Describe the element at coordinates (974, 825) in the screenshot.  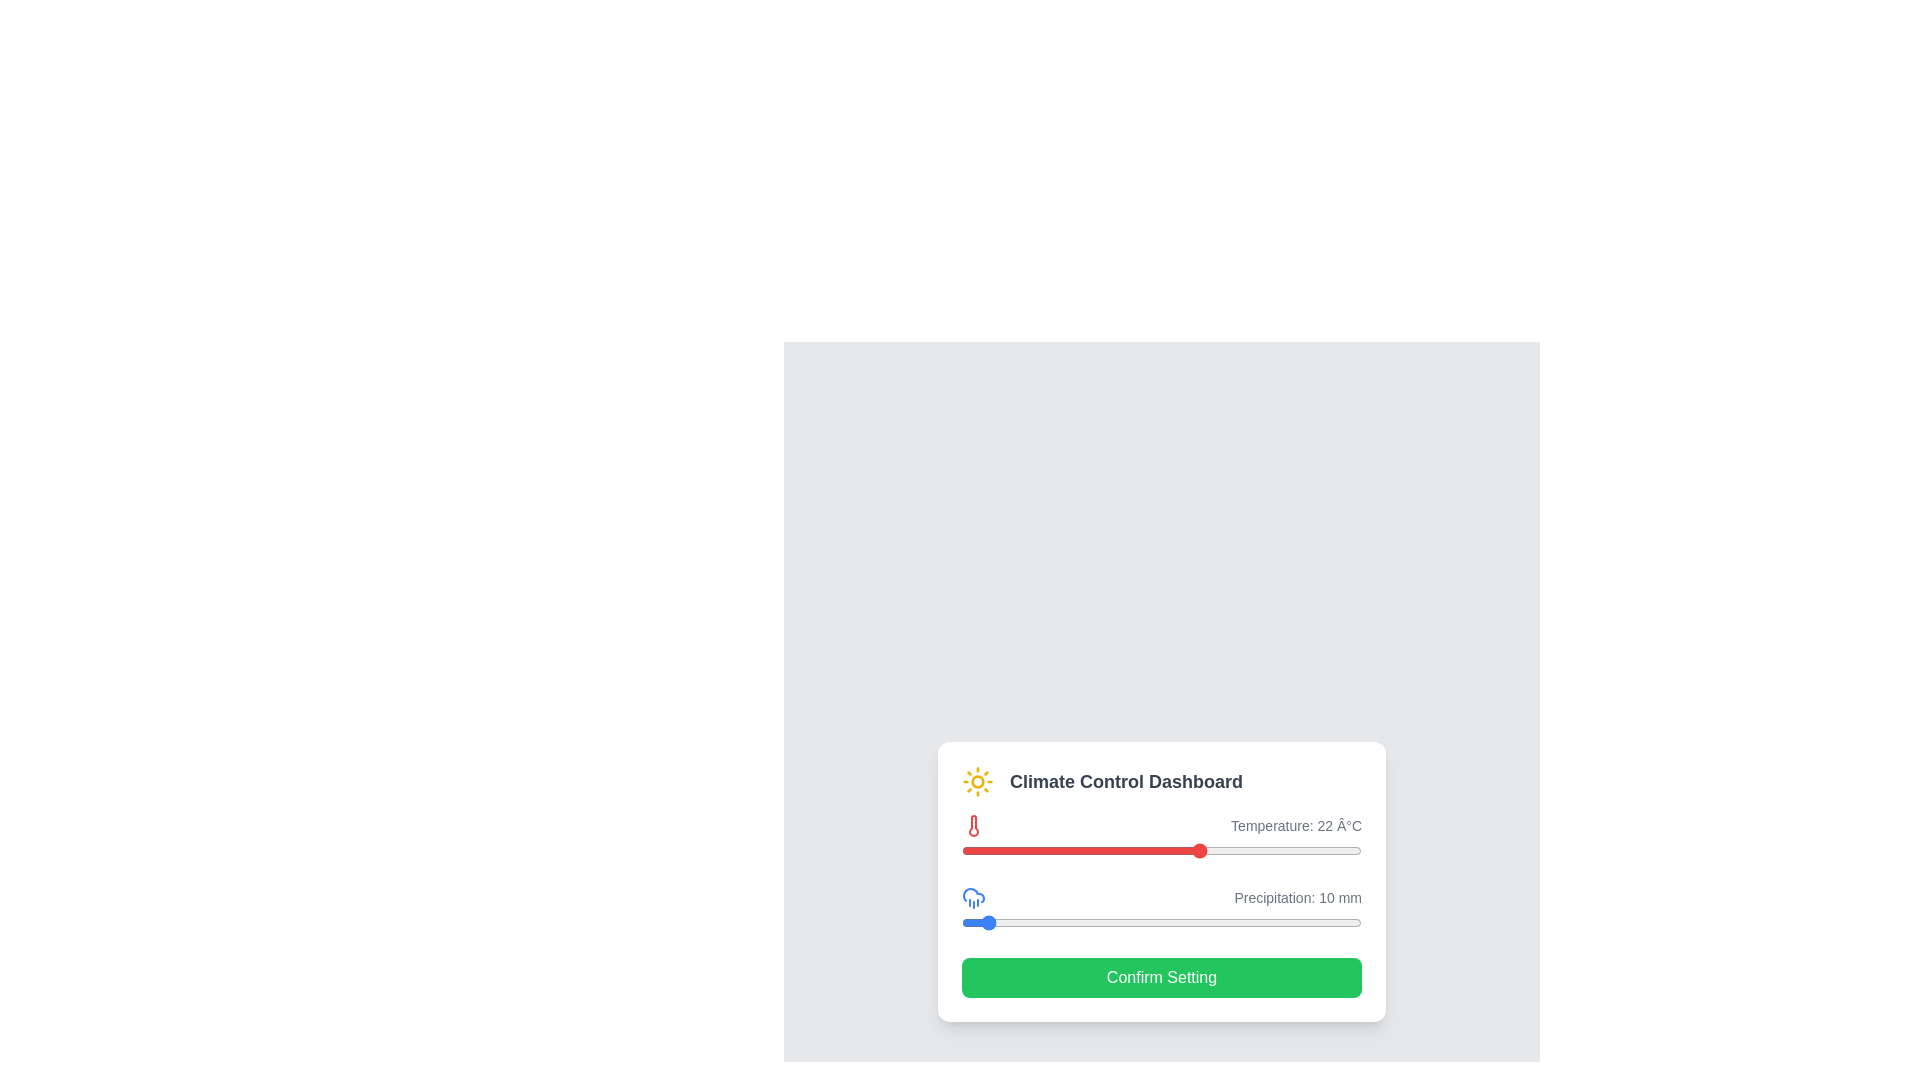
I see `the temperature icon to inspect its details` at that location.